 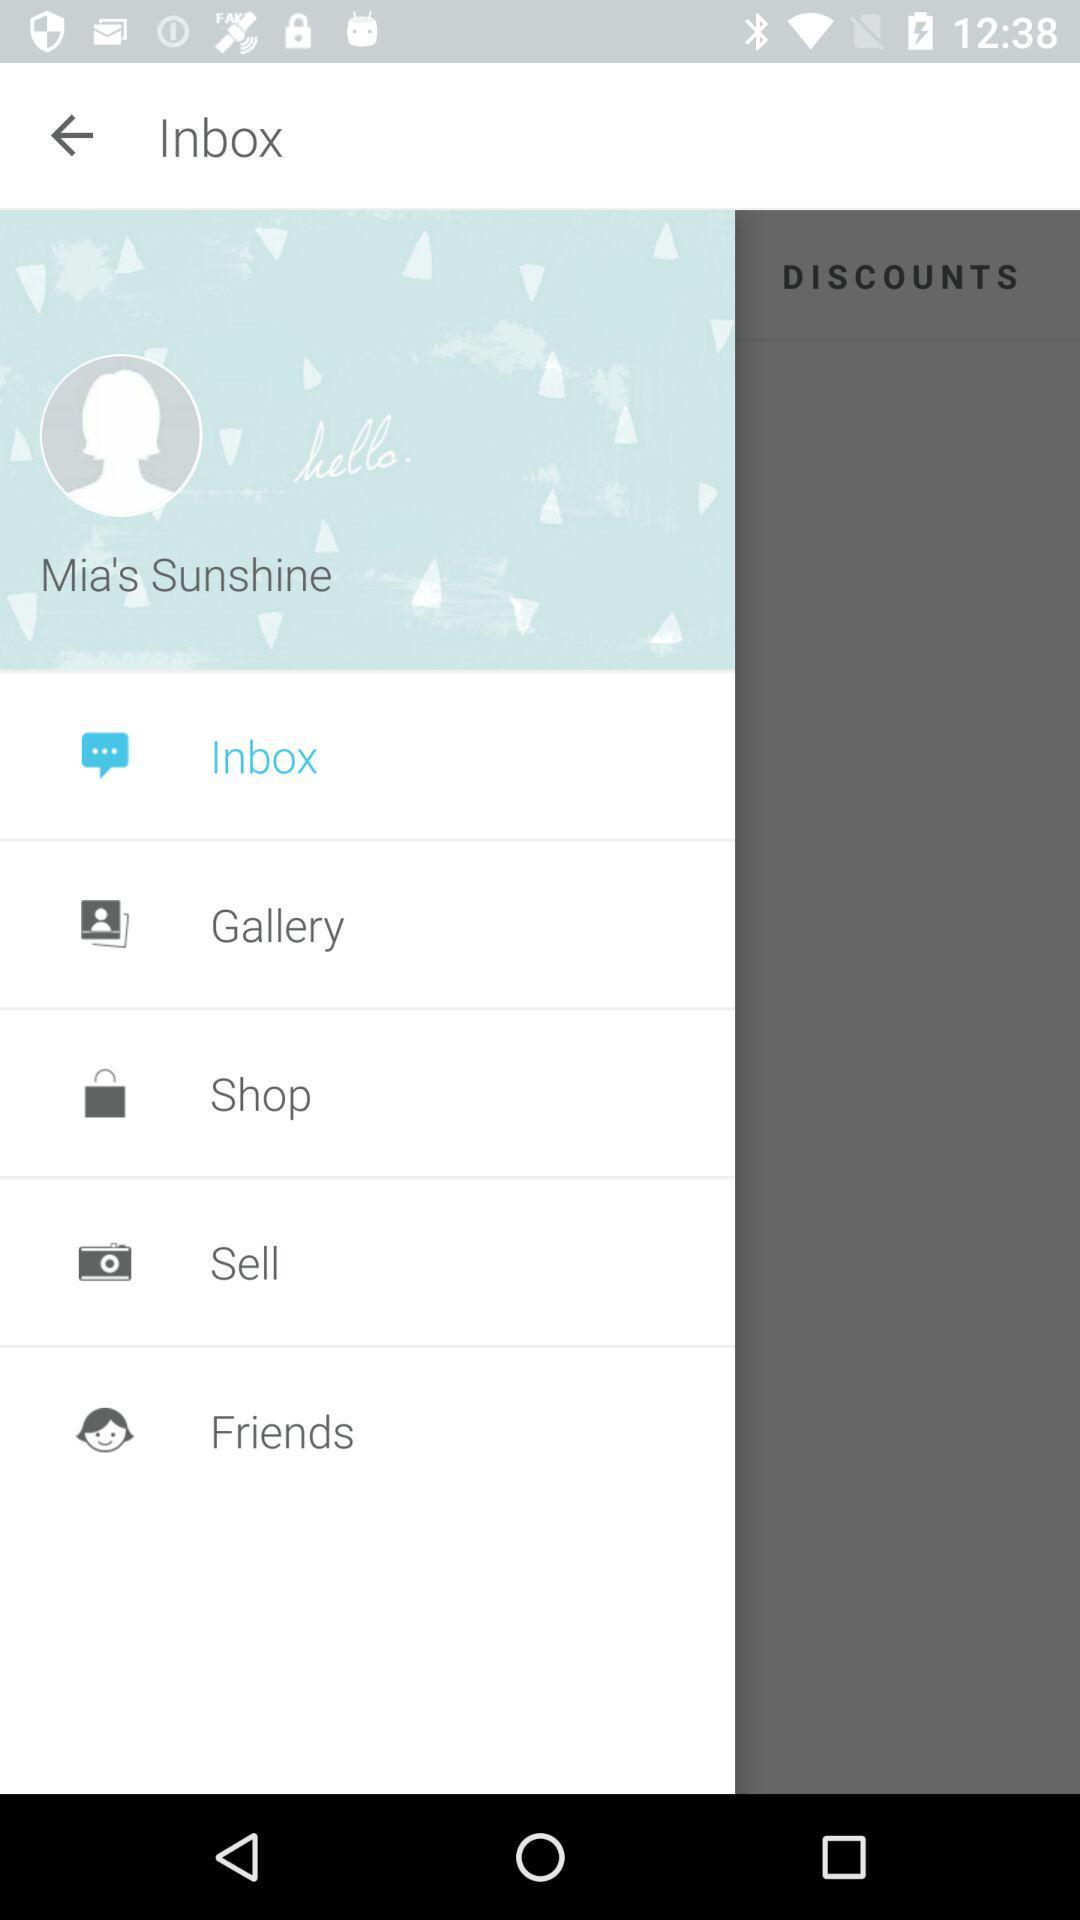 I want to click on the mia's sunshine  icon, so click(x=191, y=572).